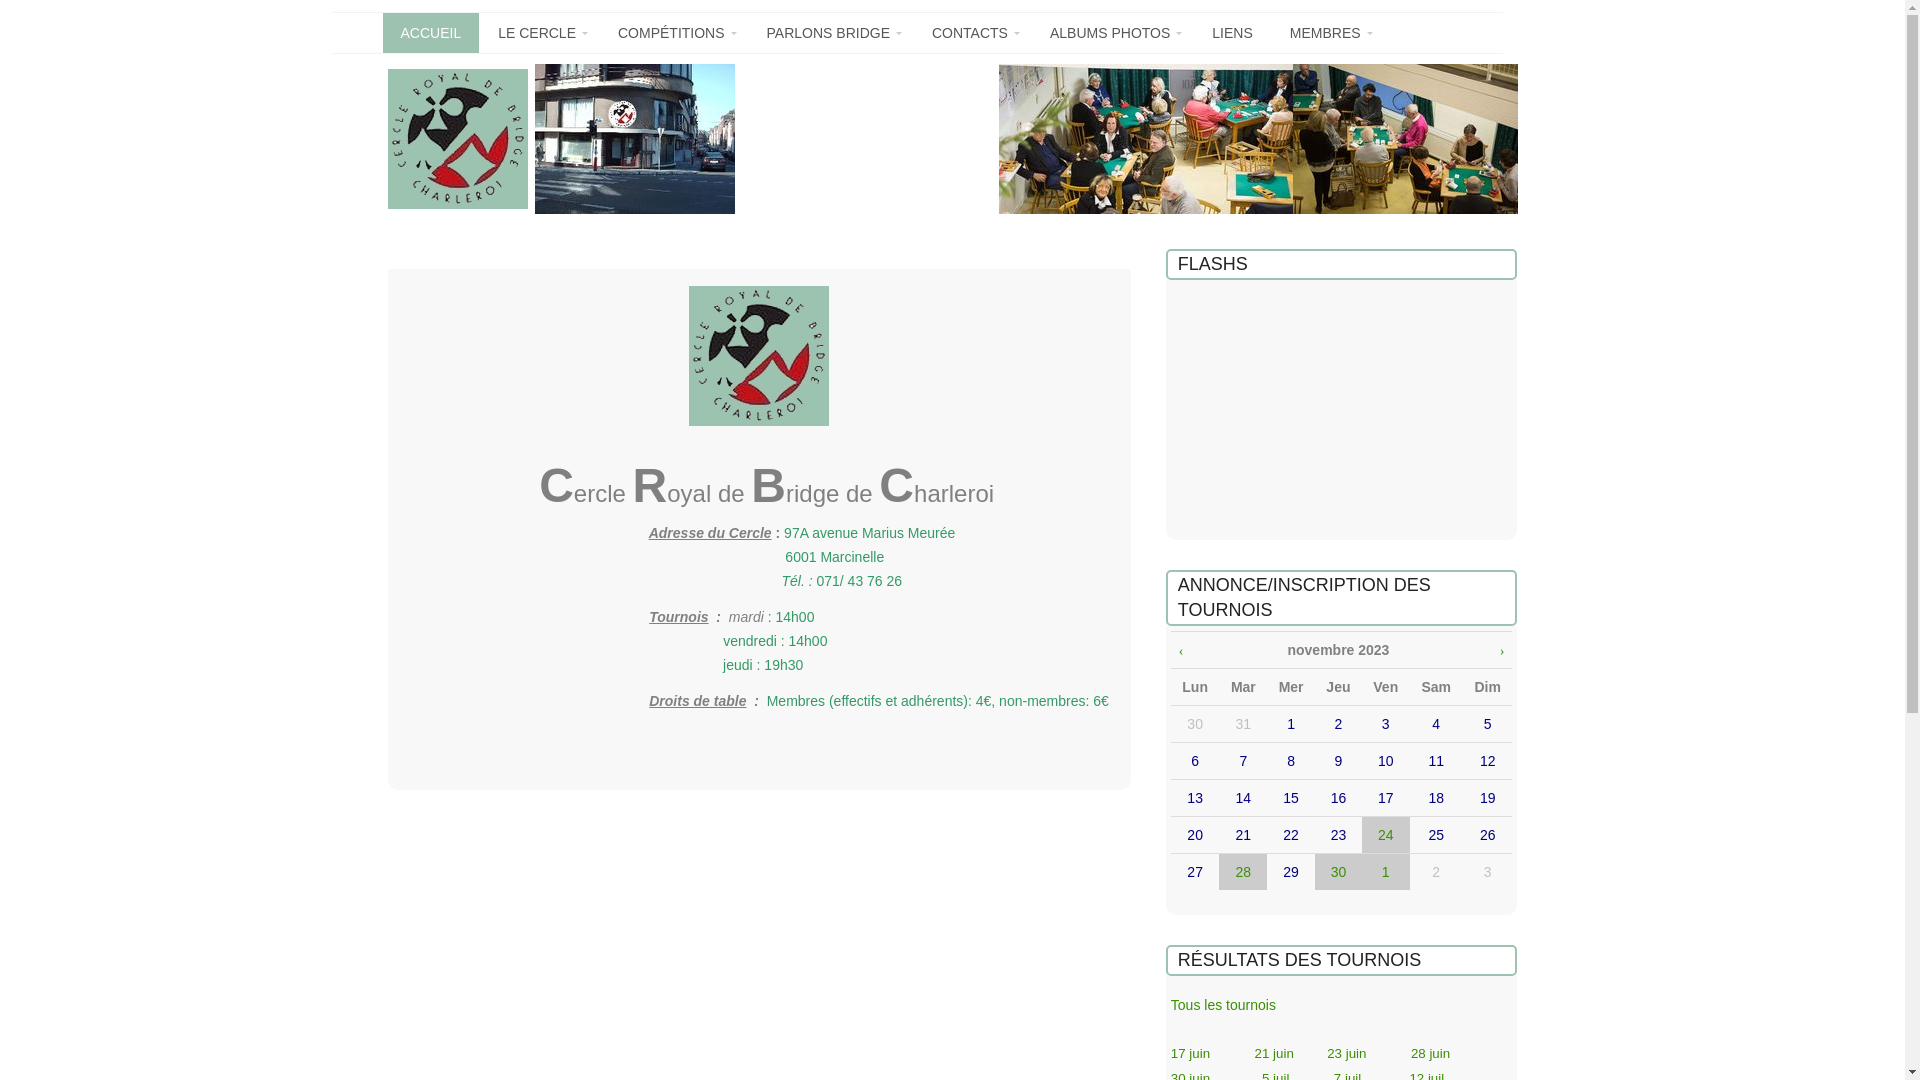 The image size is (1920, 1080). I want to click on '6001 Marcinell', so click(830, 556).